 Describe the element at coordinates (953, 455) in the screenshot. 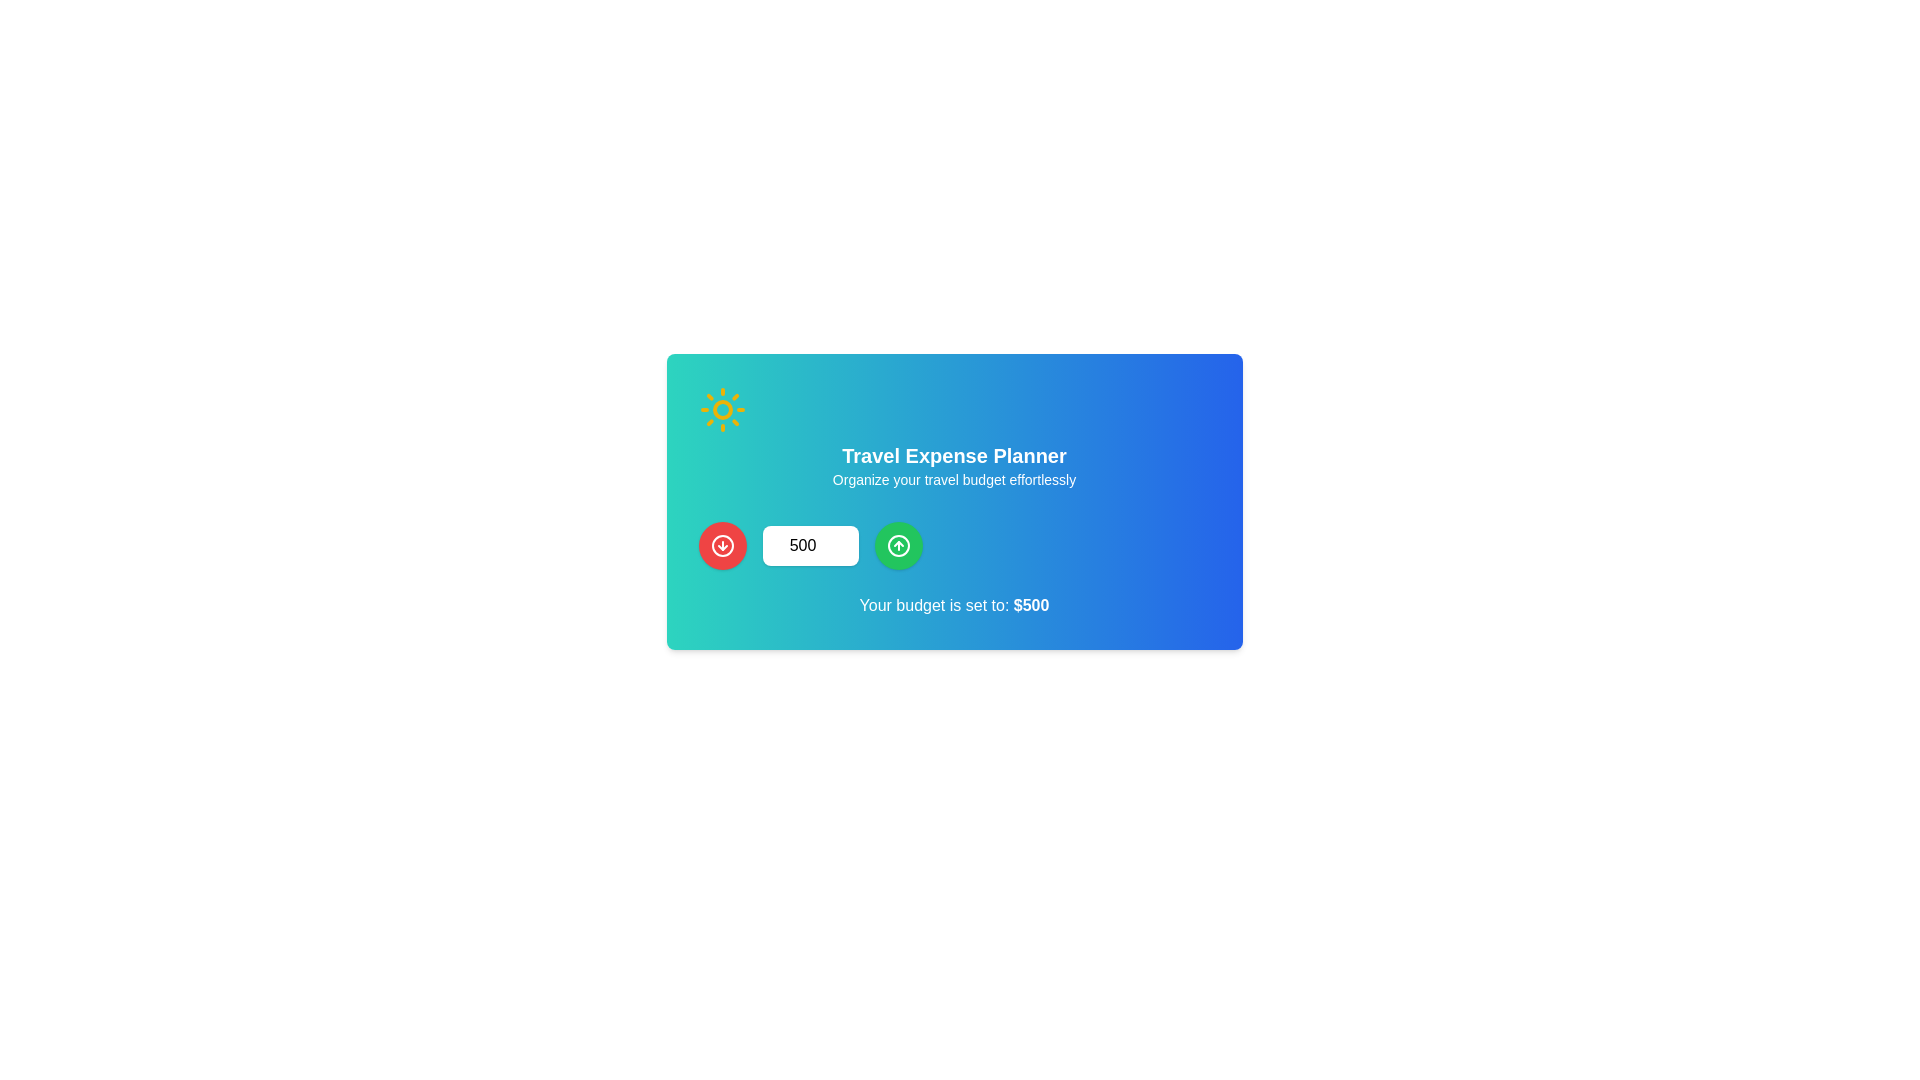

I see `the text heading that serves as the title for the travel expense planner section` at that location.